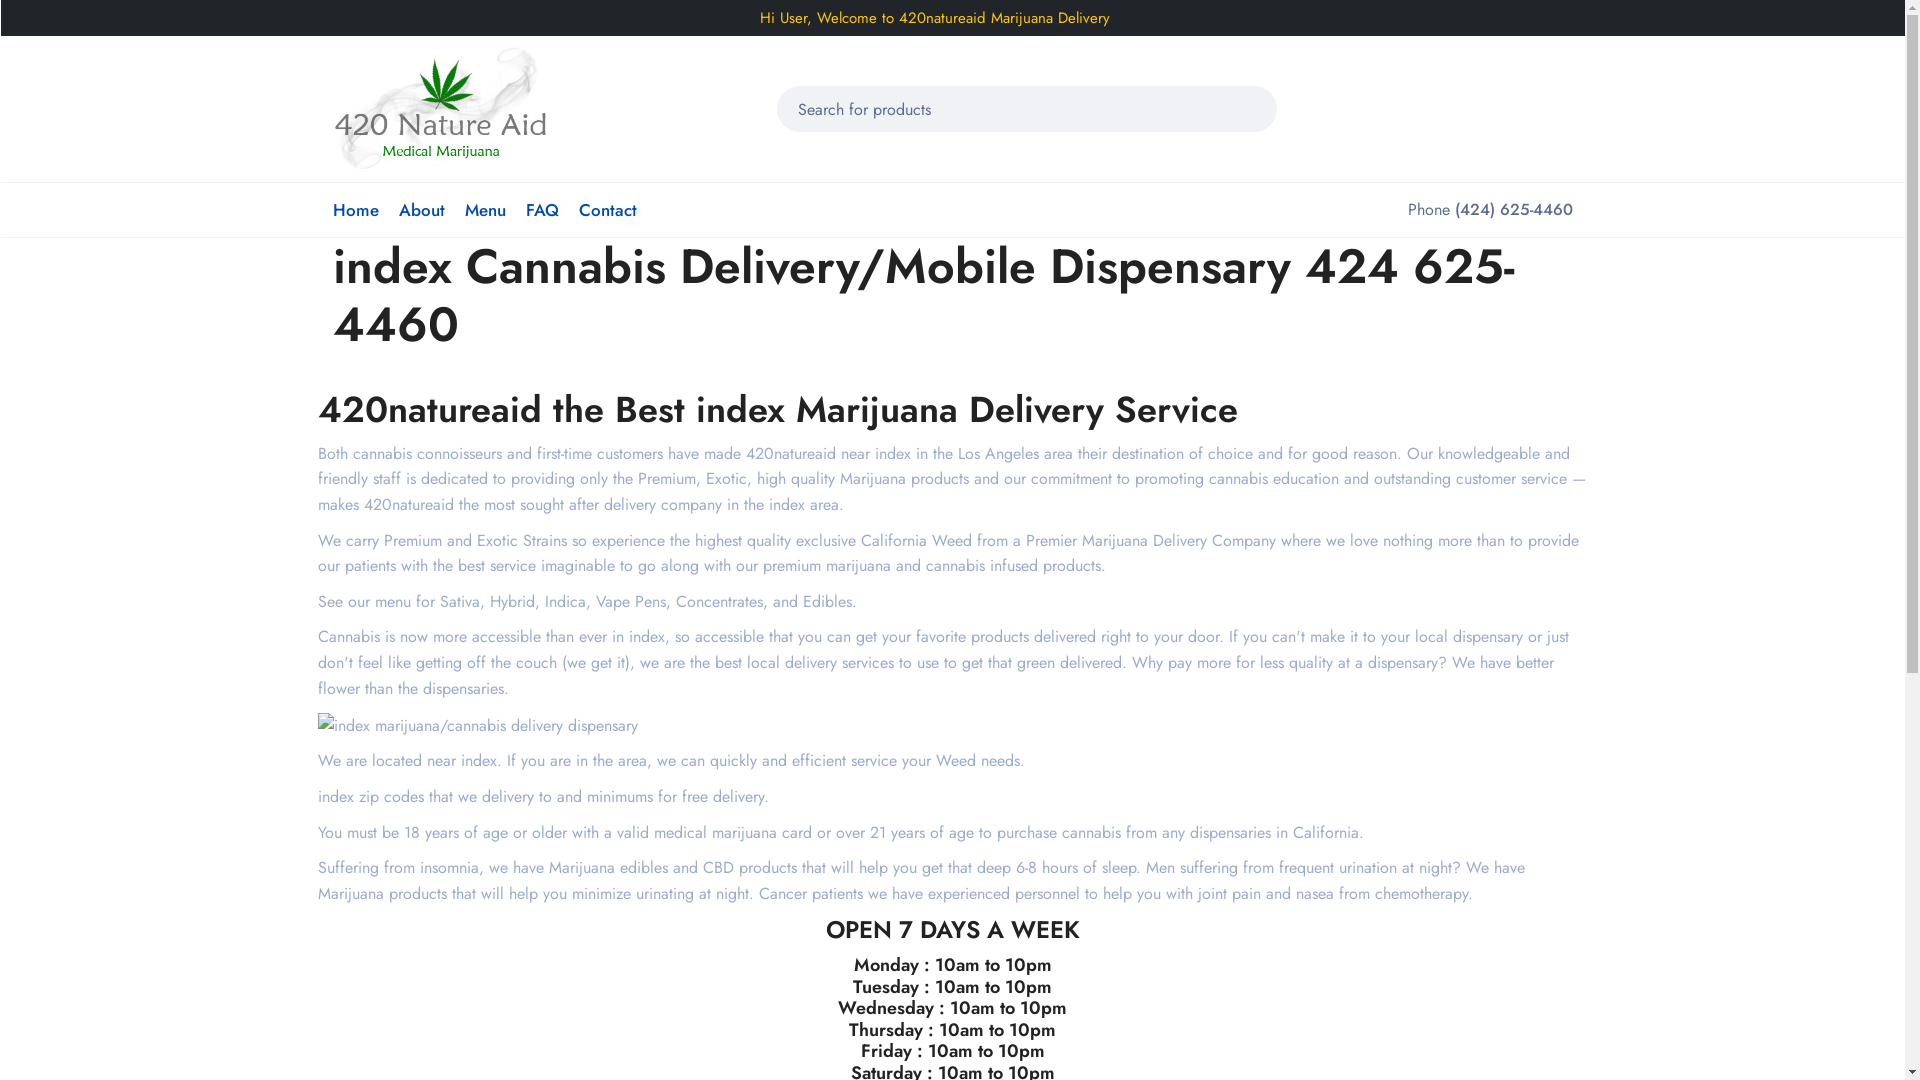 This screenshot has height=1080, width=1920. Describe the element at coordinates (439, 107) in the screenshot. I see `'420natureaid Home'` at that location.